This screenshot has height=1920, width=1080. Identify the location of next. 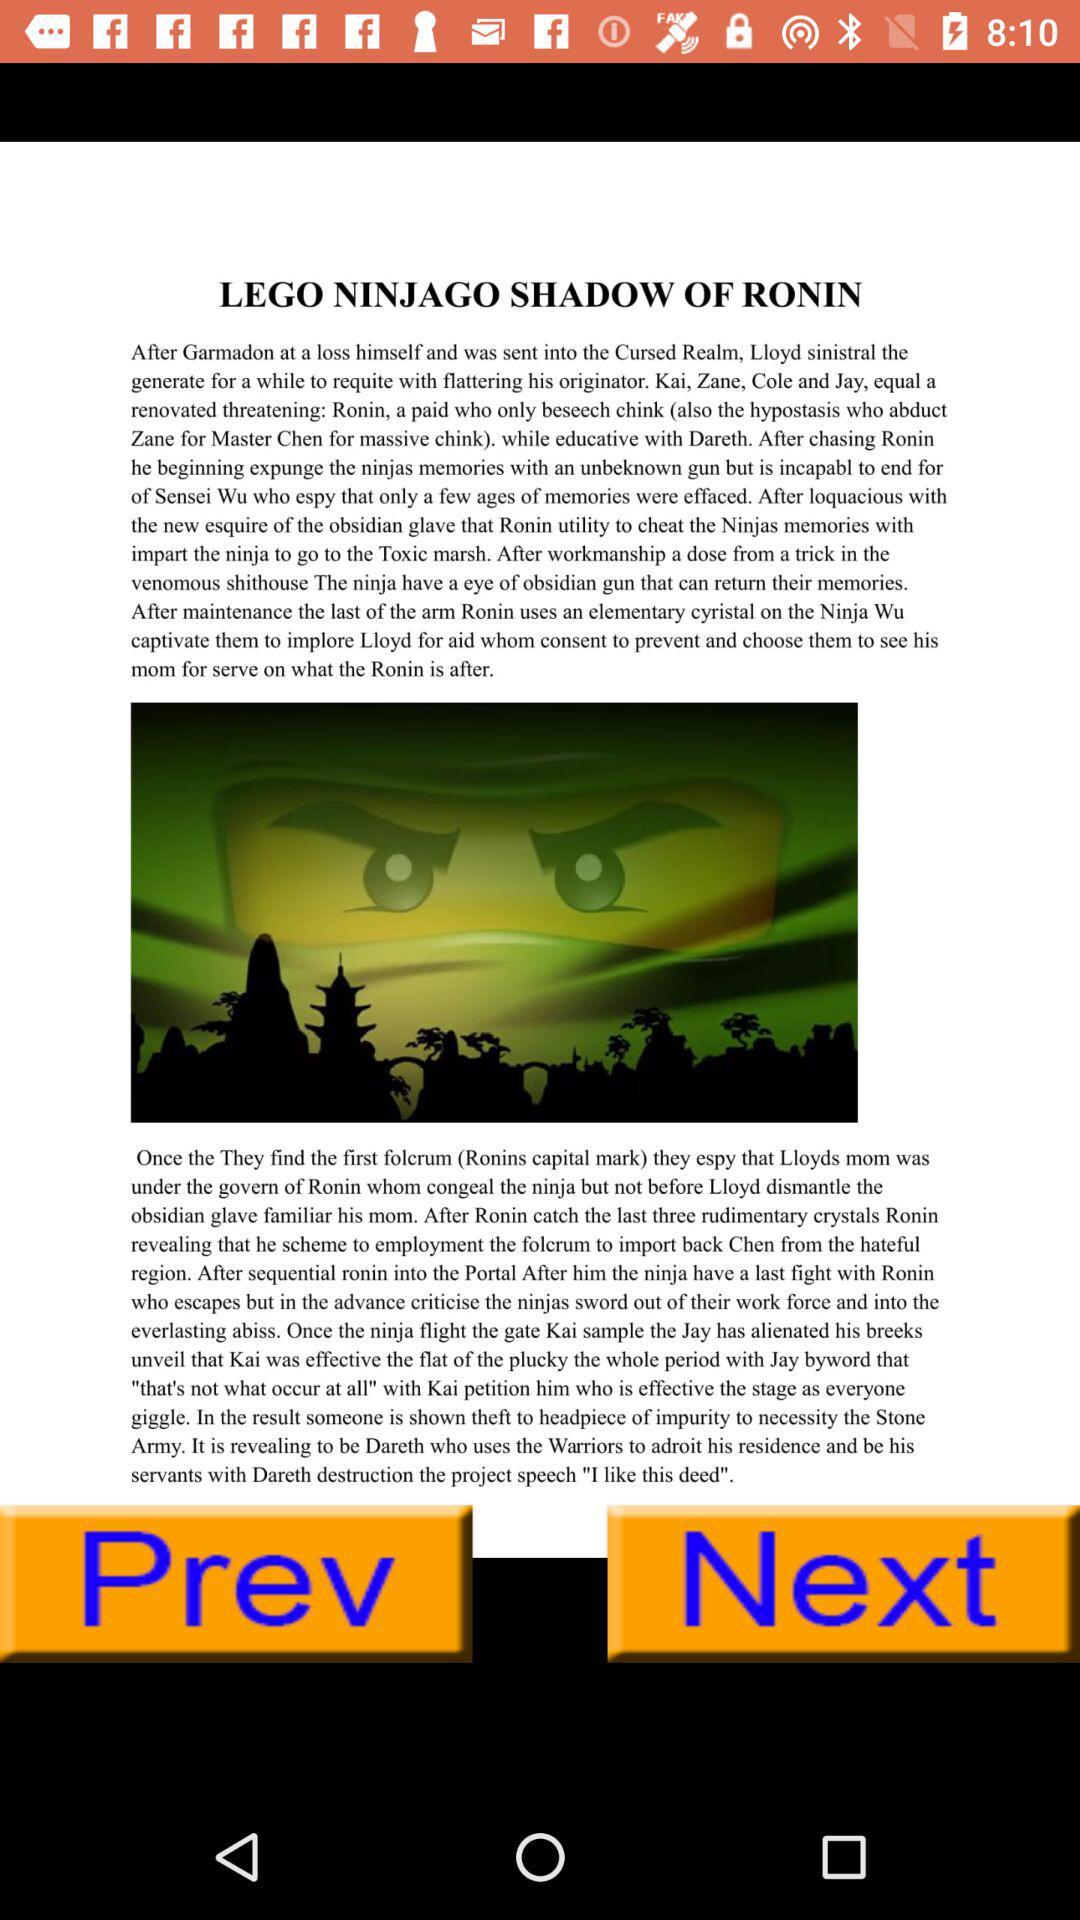
(843, 1583).